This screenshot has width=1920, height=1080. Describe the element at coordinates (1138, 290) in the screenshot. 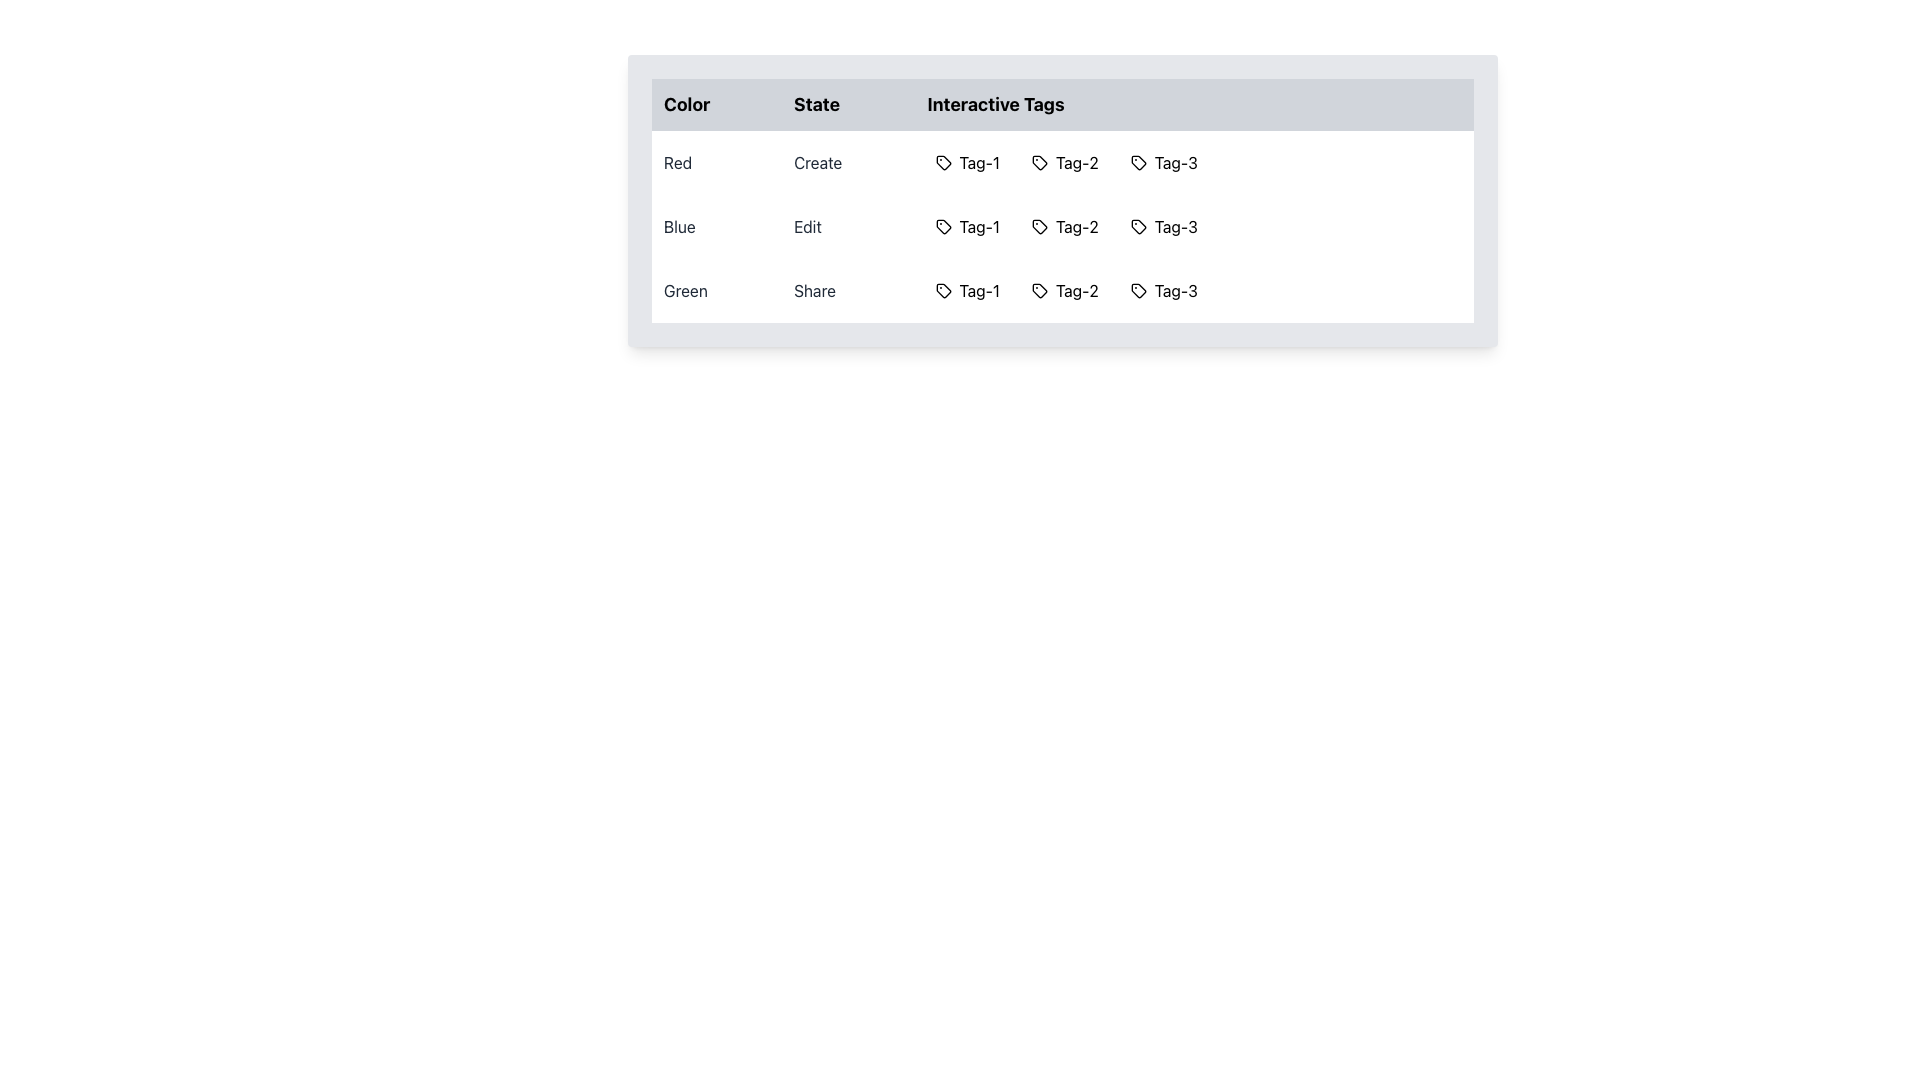

I see `the visual details of the green tag icon labeled 'Tag-3' located in the 'Interactive Tags' column under the 'Share' row of the table` at that location.